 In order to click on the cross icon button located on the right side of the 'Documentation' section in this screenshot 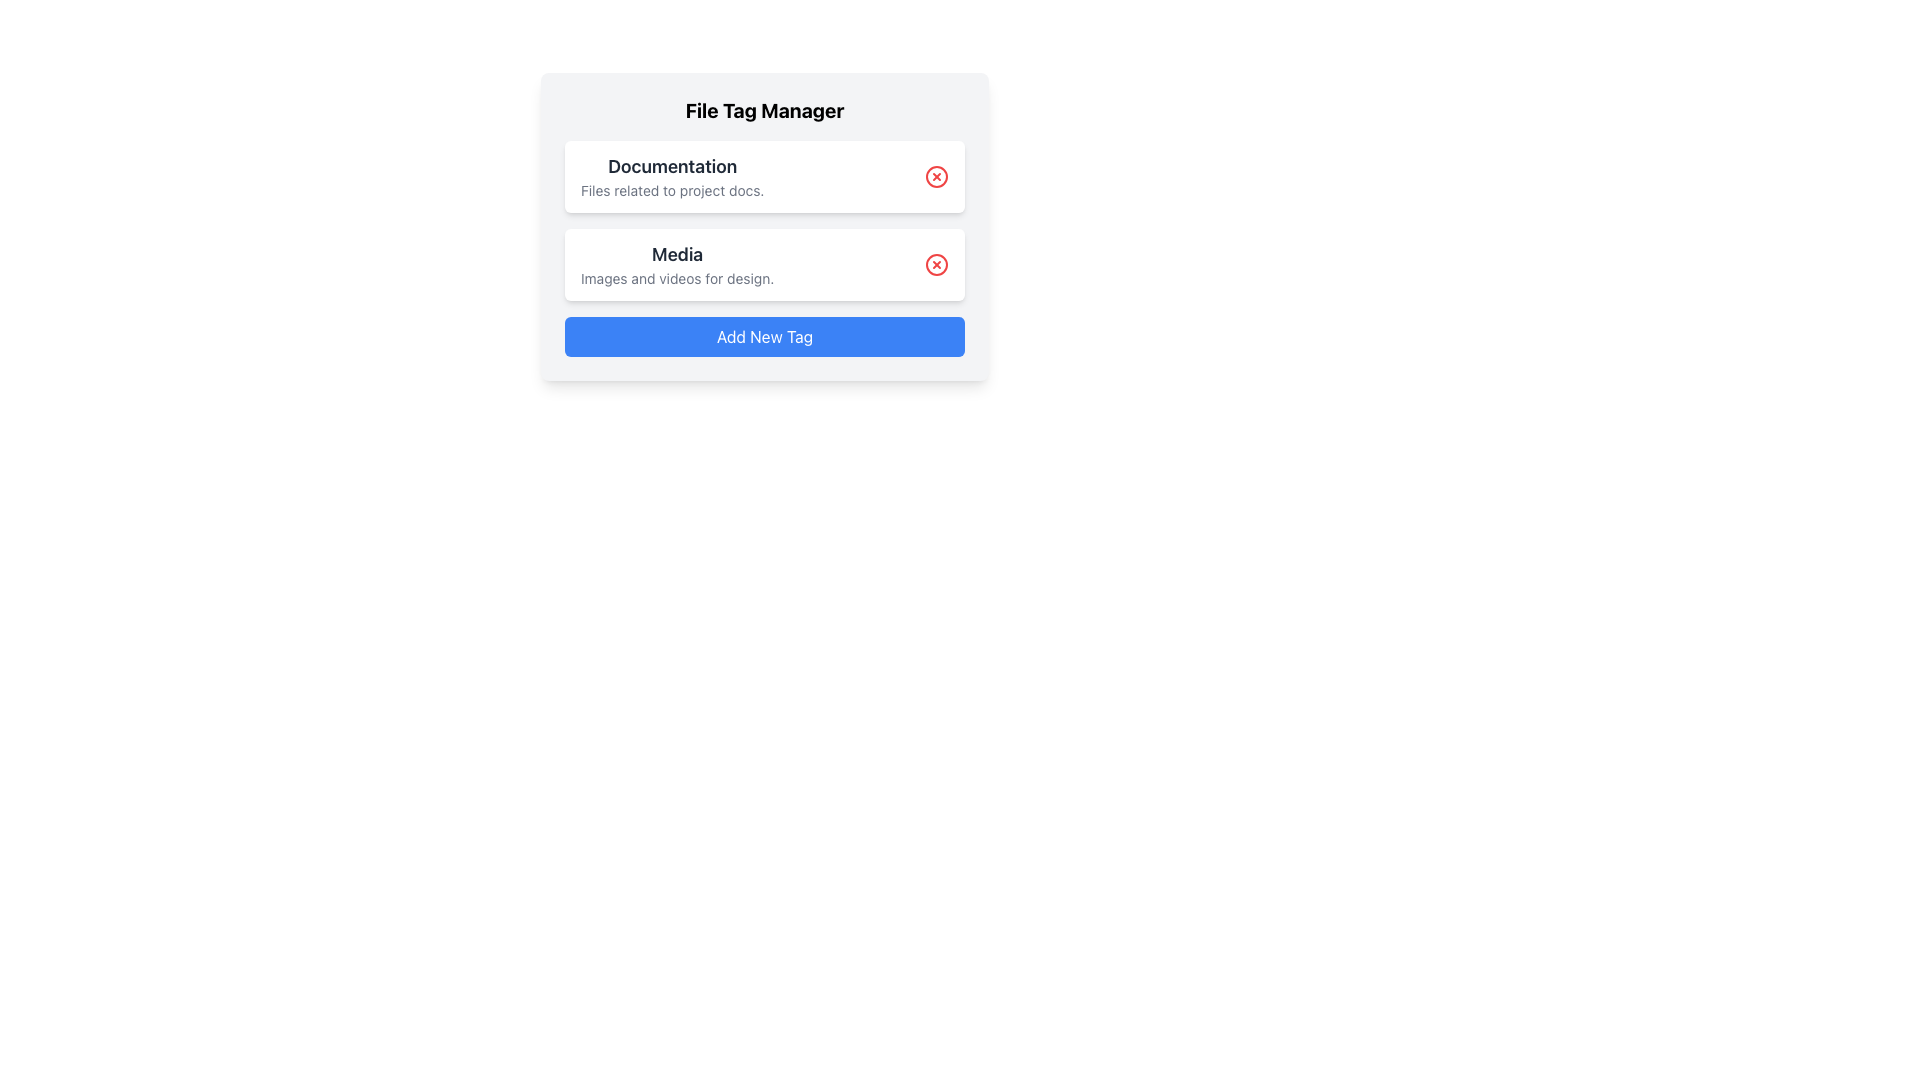, I will do `click(935, 176)`.